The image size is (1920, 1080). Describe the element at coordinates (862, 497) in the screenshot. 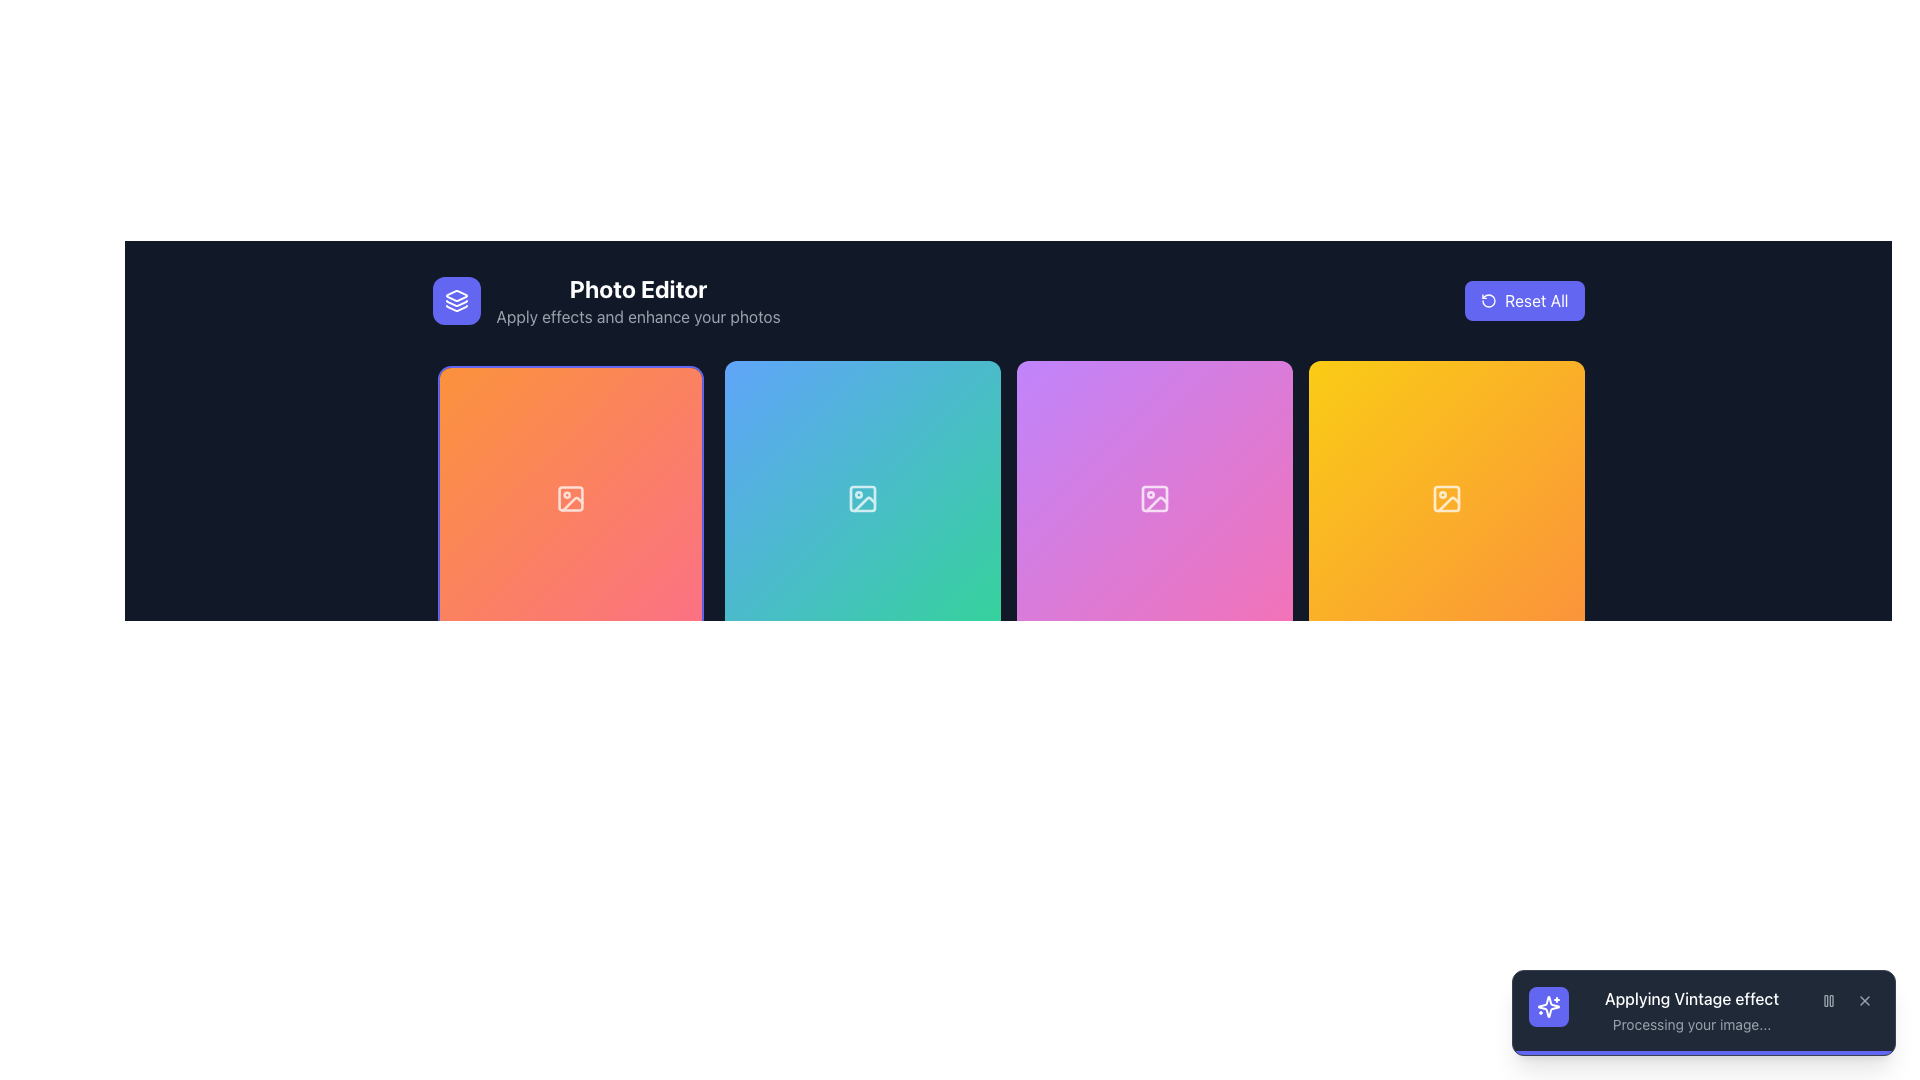

I see `the square button with a gradient background transitioning from blue to green, featuring a photo icon with a white outline` at that location.